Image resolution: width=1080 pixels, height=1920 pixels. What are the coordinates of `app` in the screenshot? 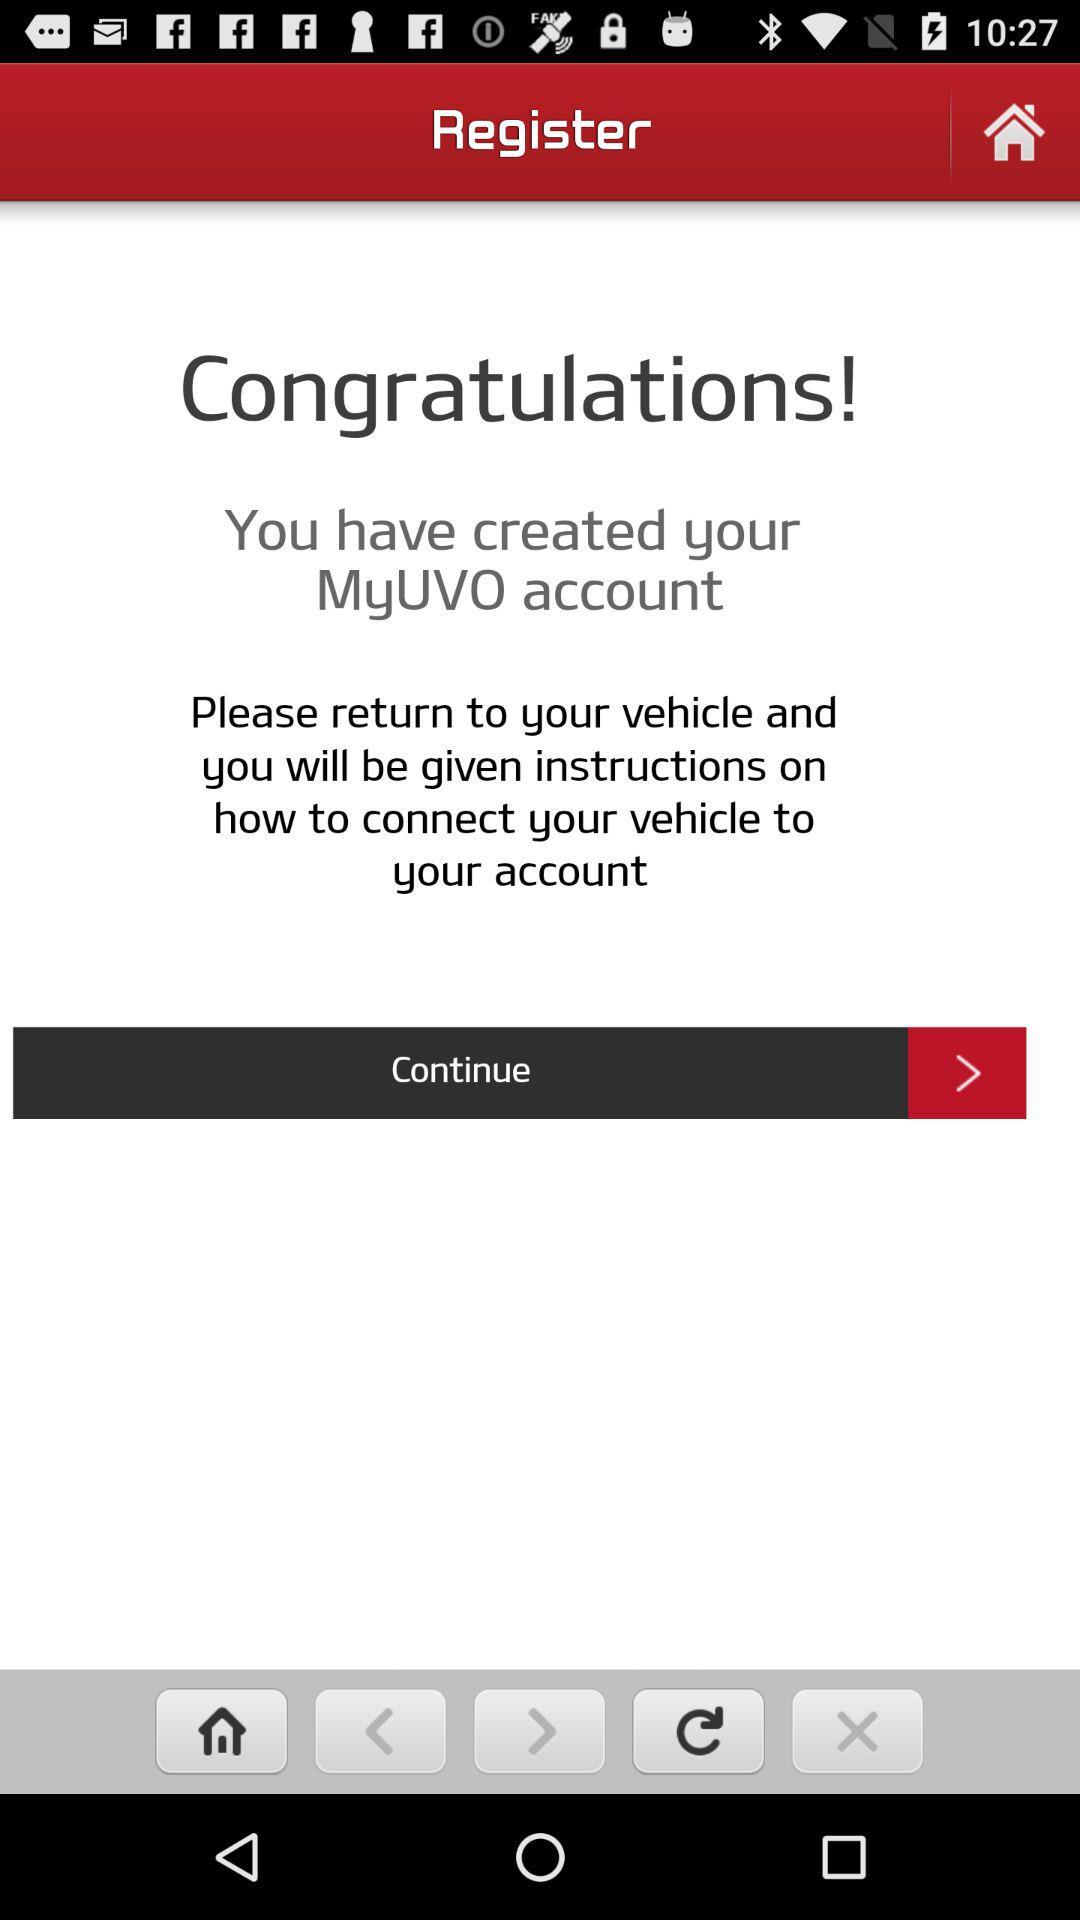 It's located at (856, 1730).